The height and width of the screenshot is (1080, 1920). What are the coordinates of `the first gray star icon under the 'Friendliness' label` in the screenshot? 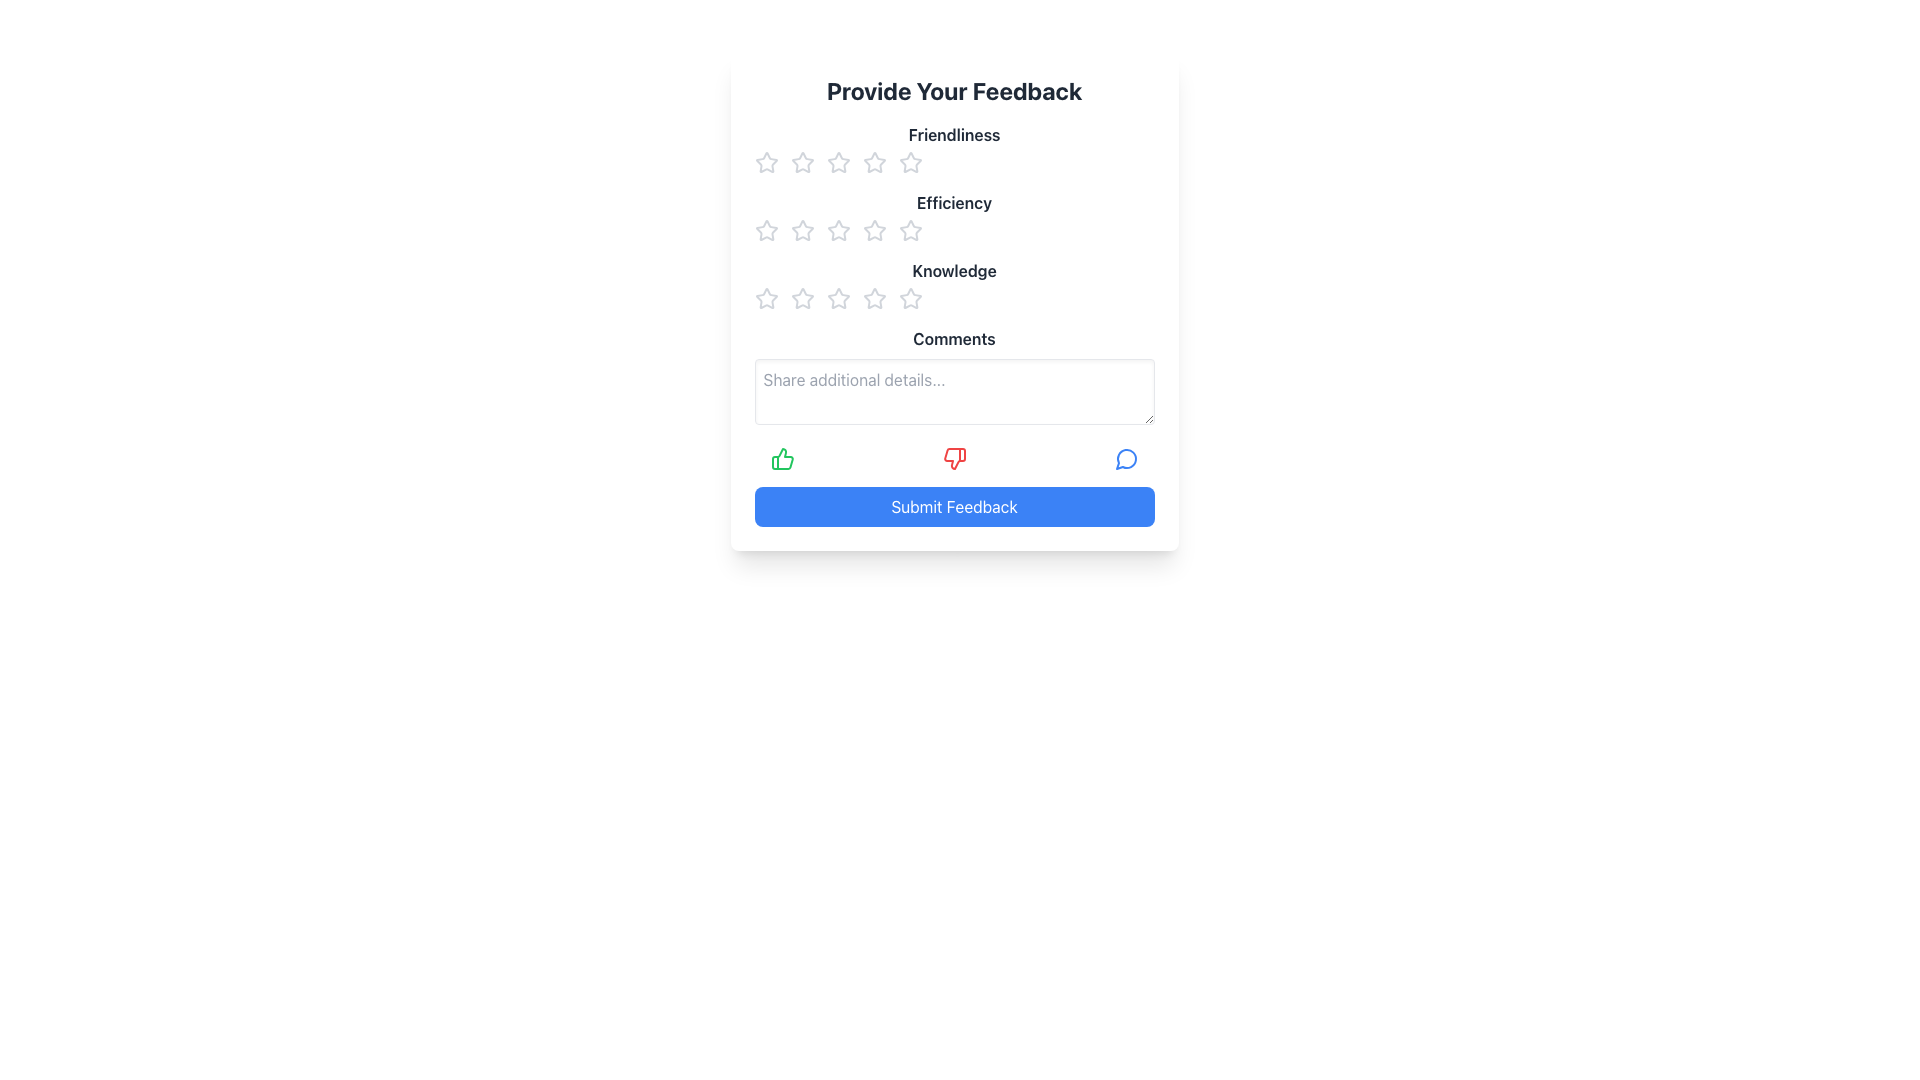 It's located at (765, 161).